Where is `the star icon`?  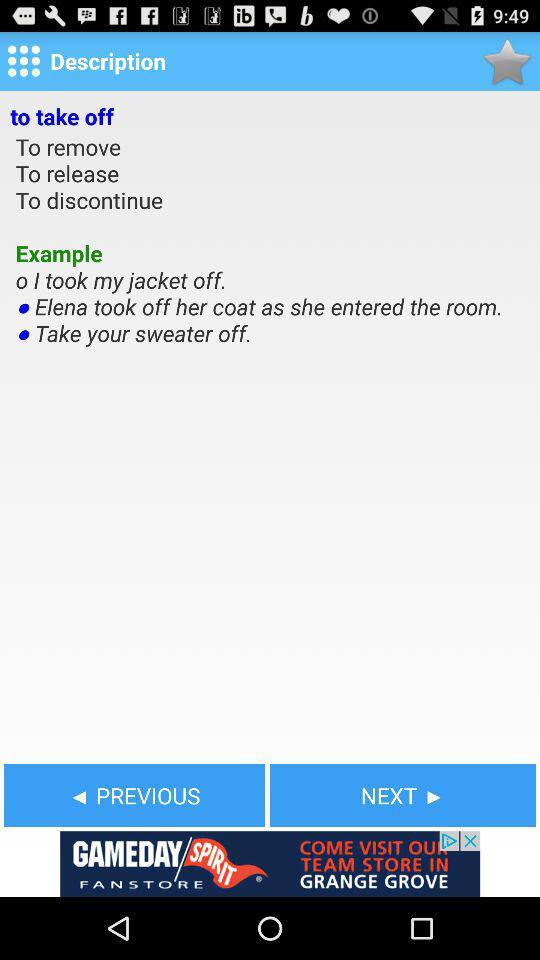
the star icon is located at coordinates (507, 65).